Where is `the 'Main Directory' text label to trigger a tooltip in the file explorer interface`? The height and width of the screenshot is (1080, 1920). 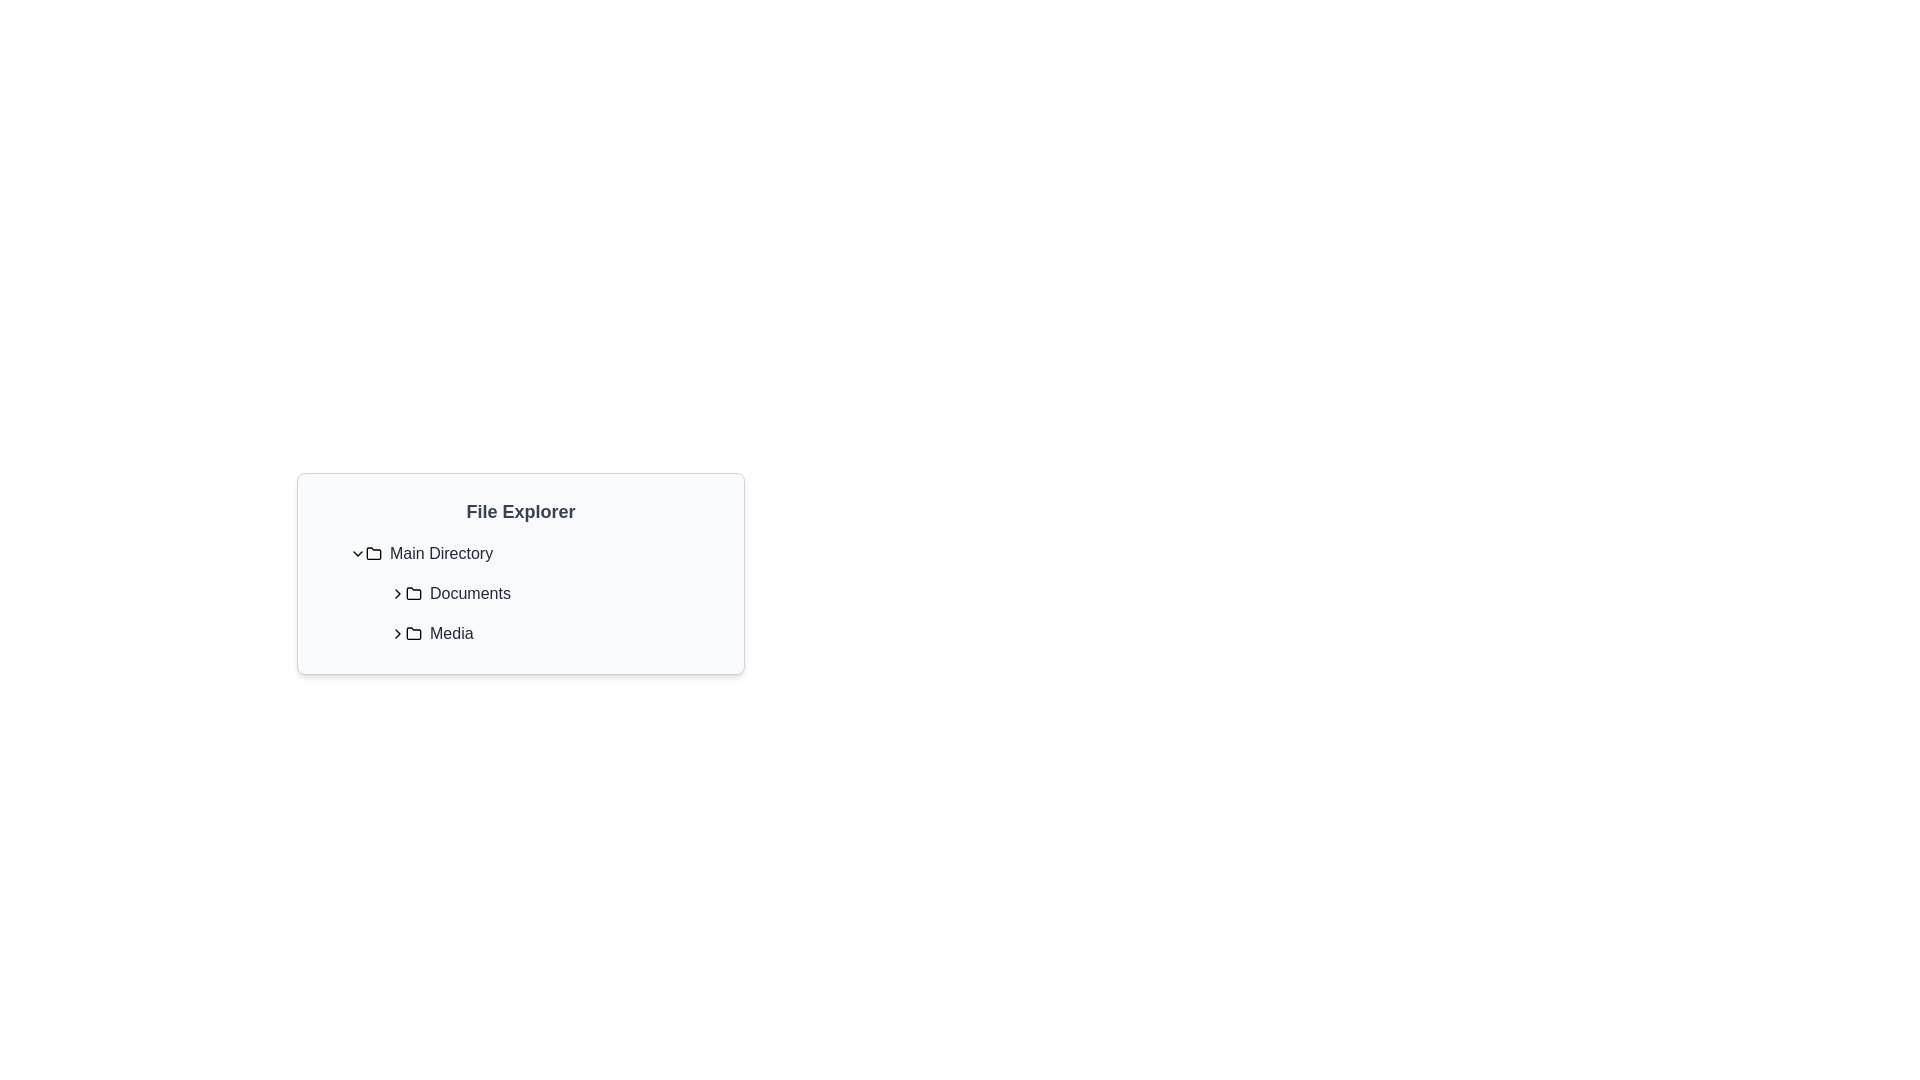
the 'Main Directory' text label to trigger a tooltip in the file explorer interface is located at coordinates (440, 554).